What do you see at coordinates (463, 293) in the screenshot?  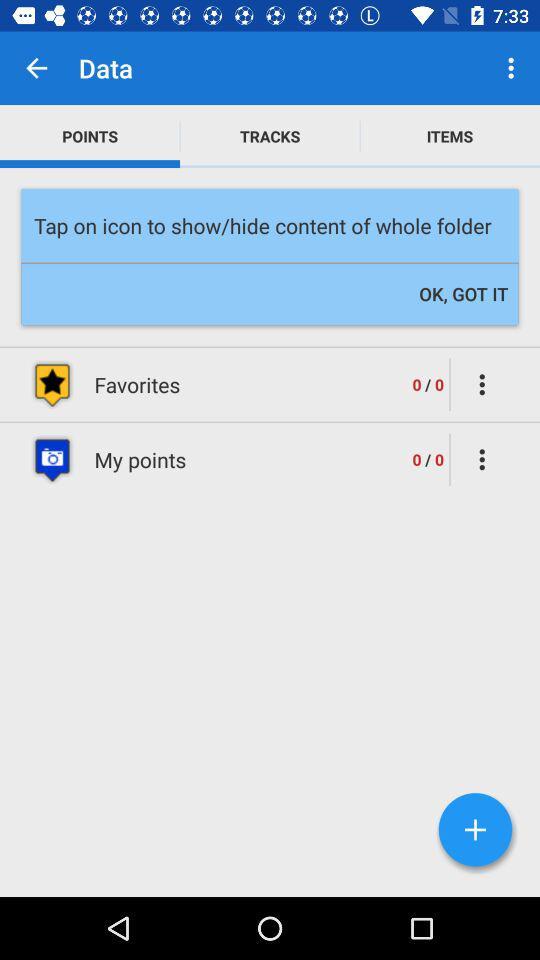 I see `the ok, got it icon` at bounding box center [463, 293].